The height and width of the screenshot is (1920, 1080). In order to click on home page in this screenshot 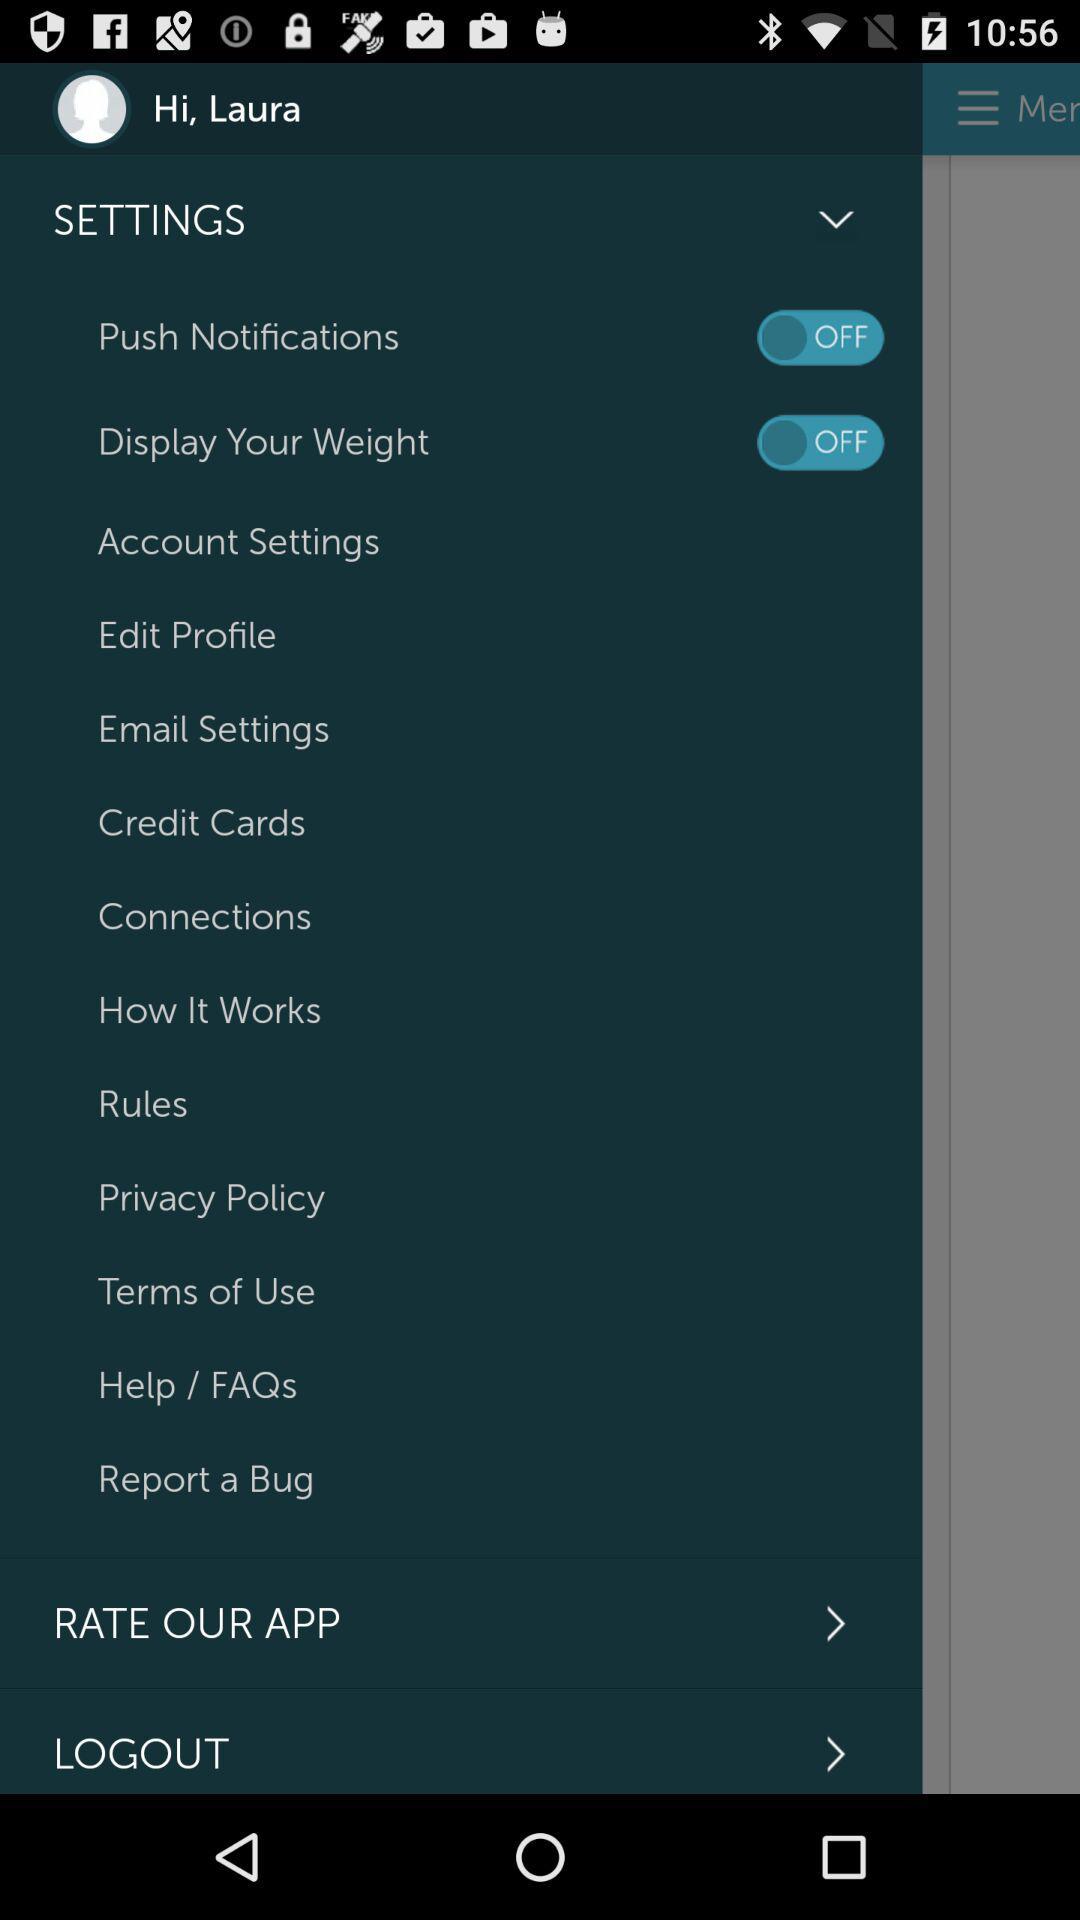, I will do `click(1001, 974)`.